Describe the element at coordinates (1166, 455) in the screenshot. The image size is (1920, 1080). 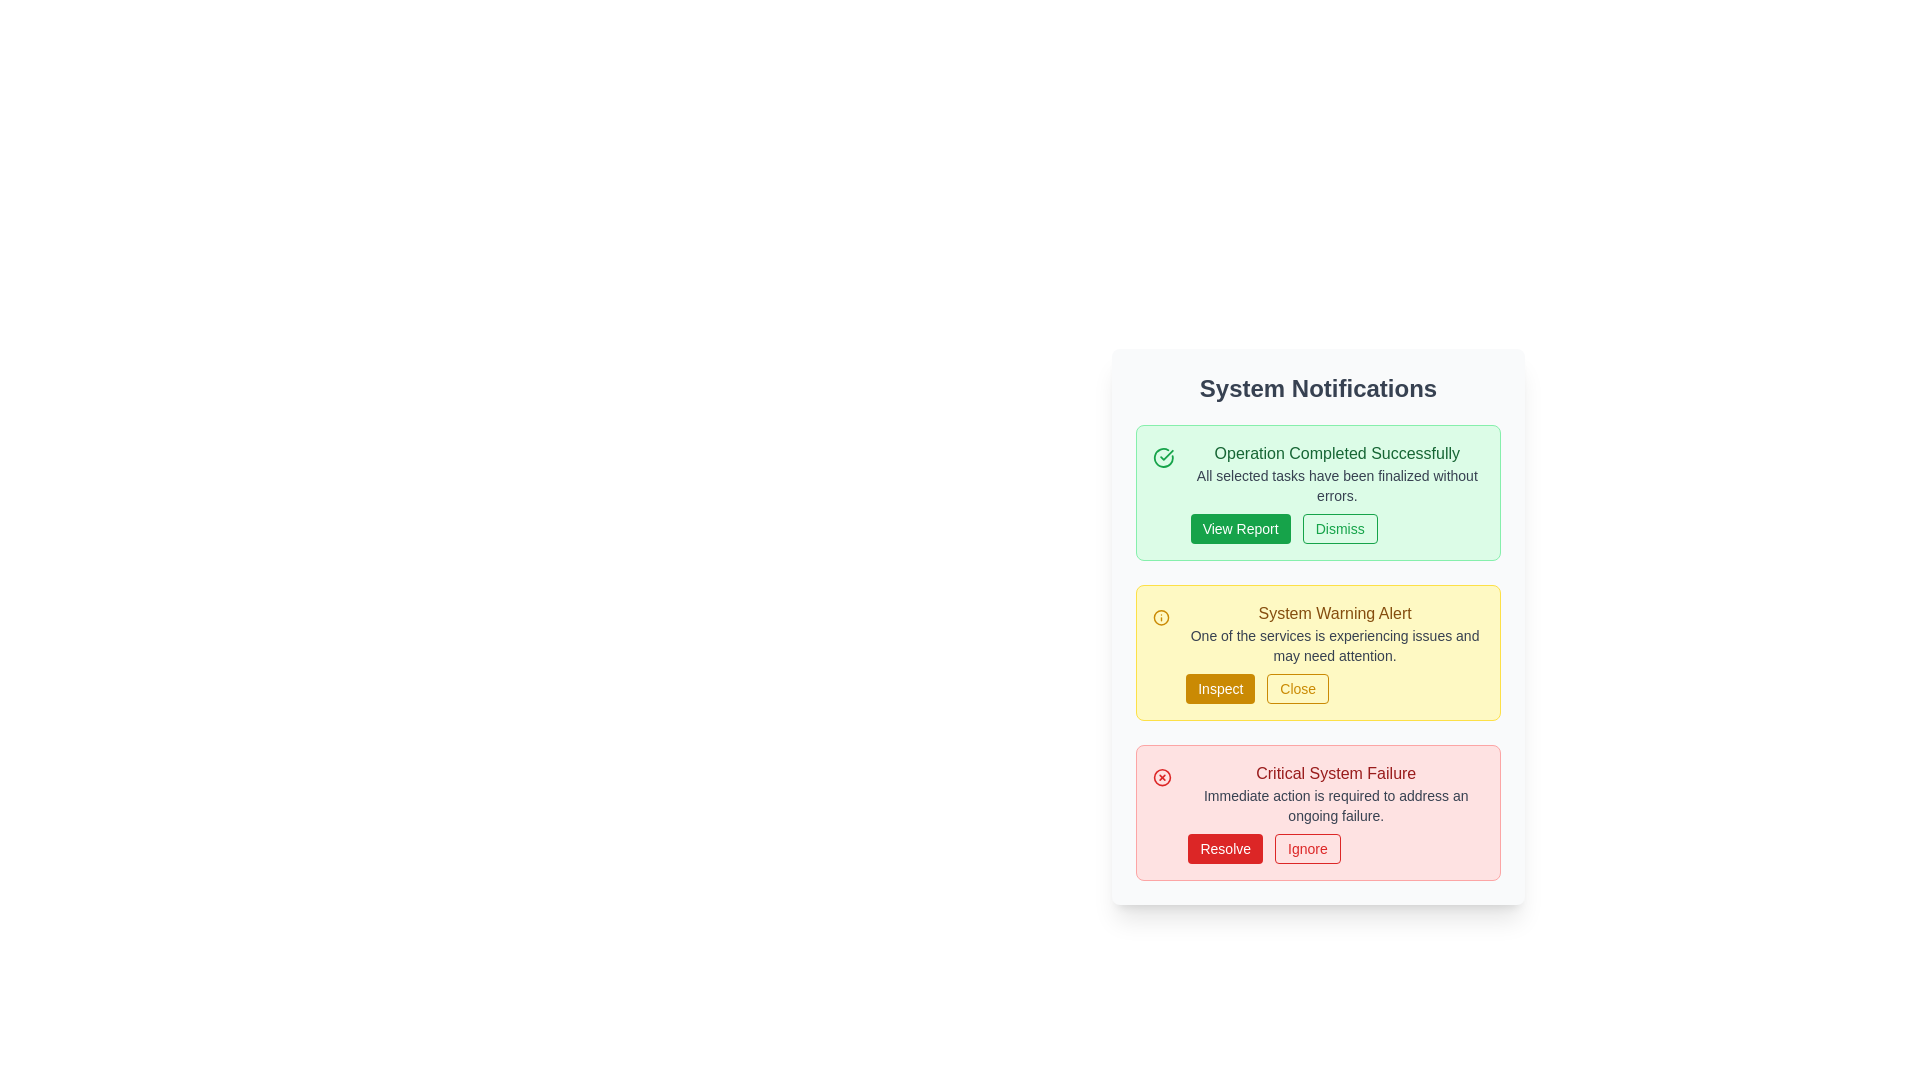
I see `the checkmark icon within the 'Operation Completed Successfully' notification box located at the top-left corner of the green-colored notification panel` at that location.